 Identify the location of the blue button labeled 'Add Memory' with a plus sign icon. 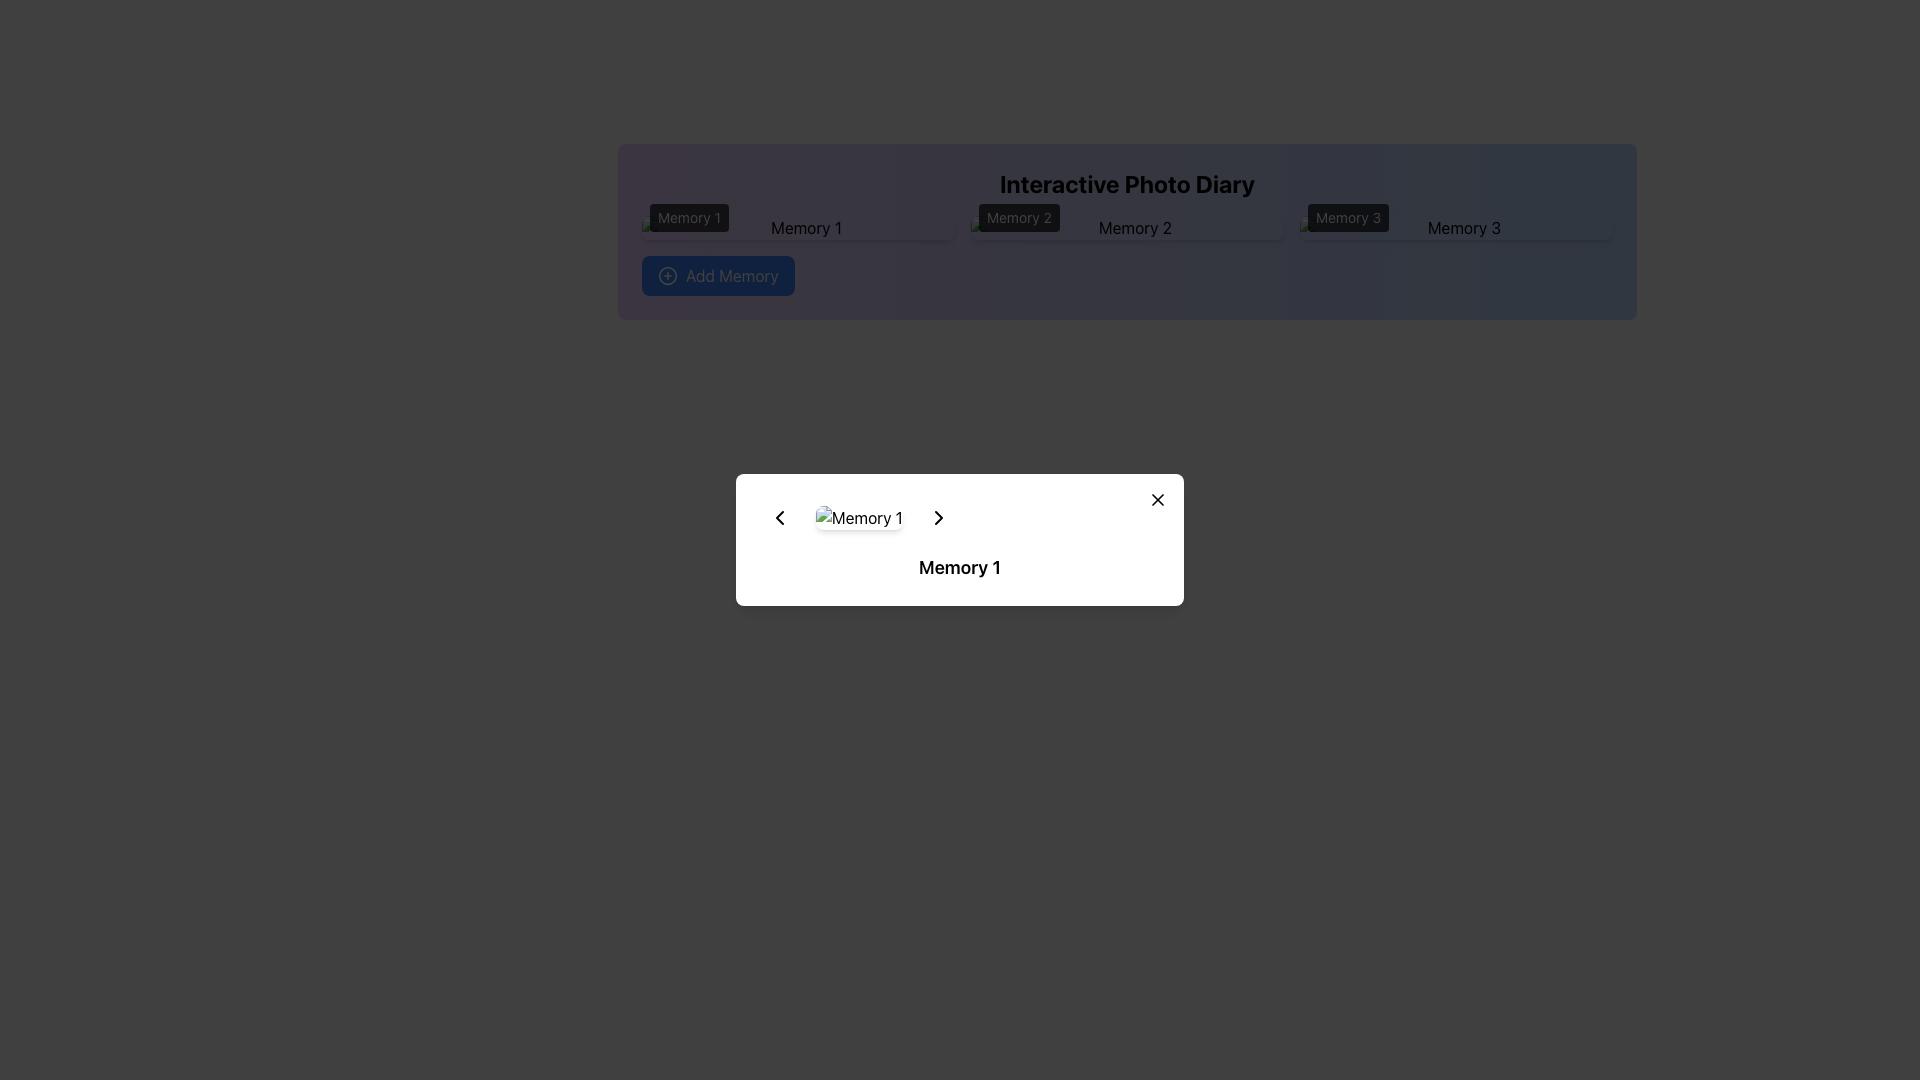
(718, 276).